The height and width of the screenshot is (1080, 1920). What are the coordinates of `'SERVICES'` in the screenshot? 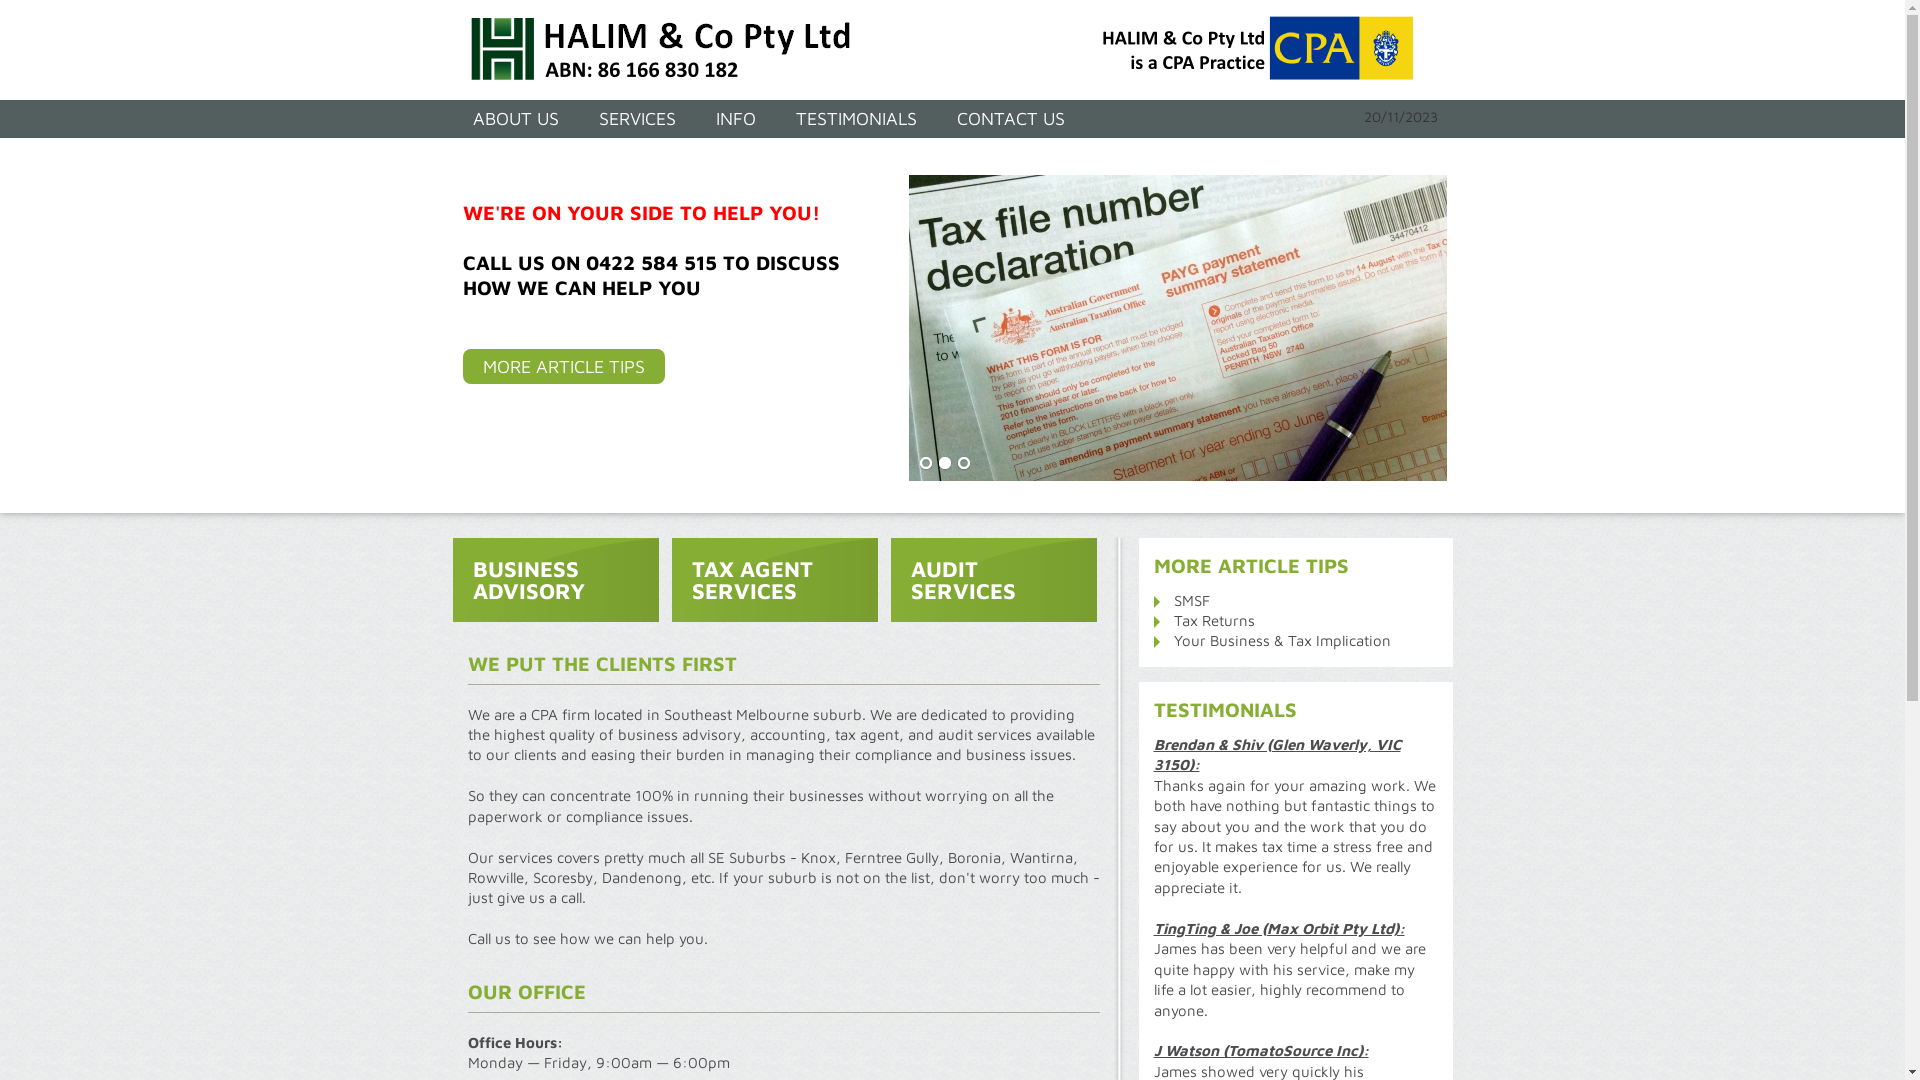 It's located at (635, 119).